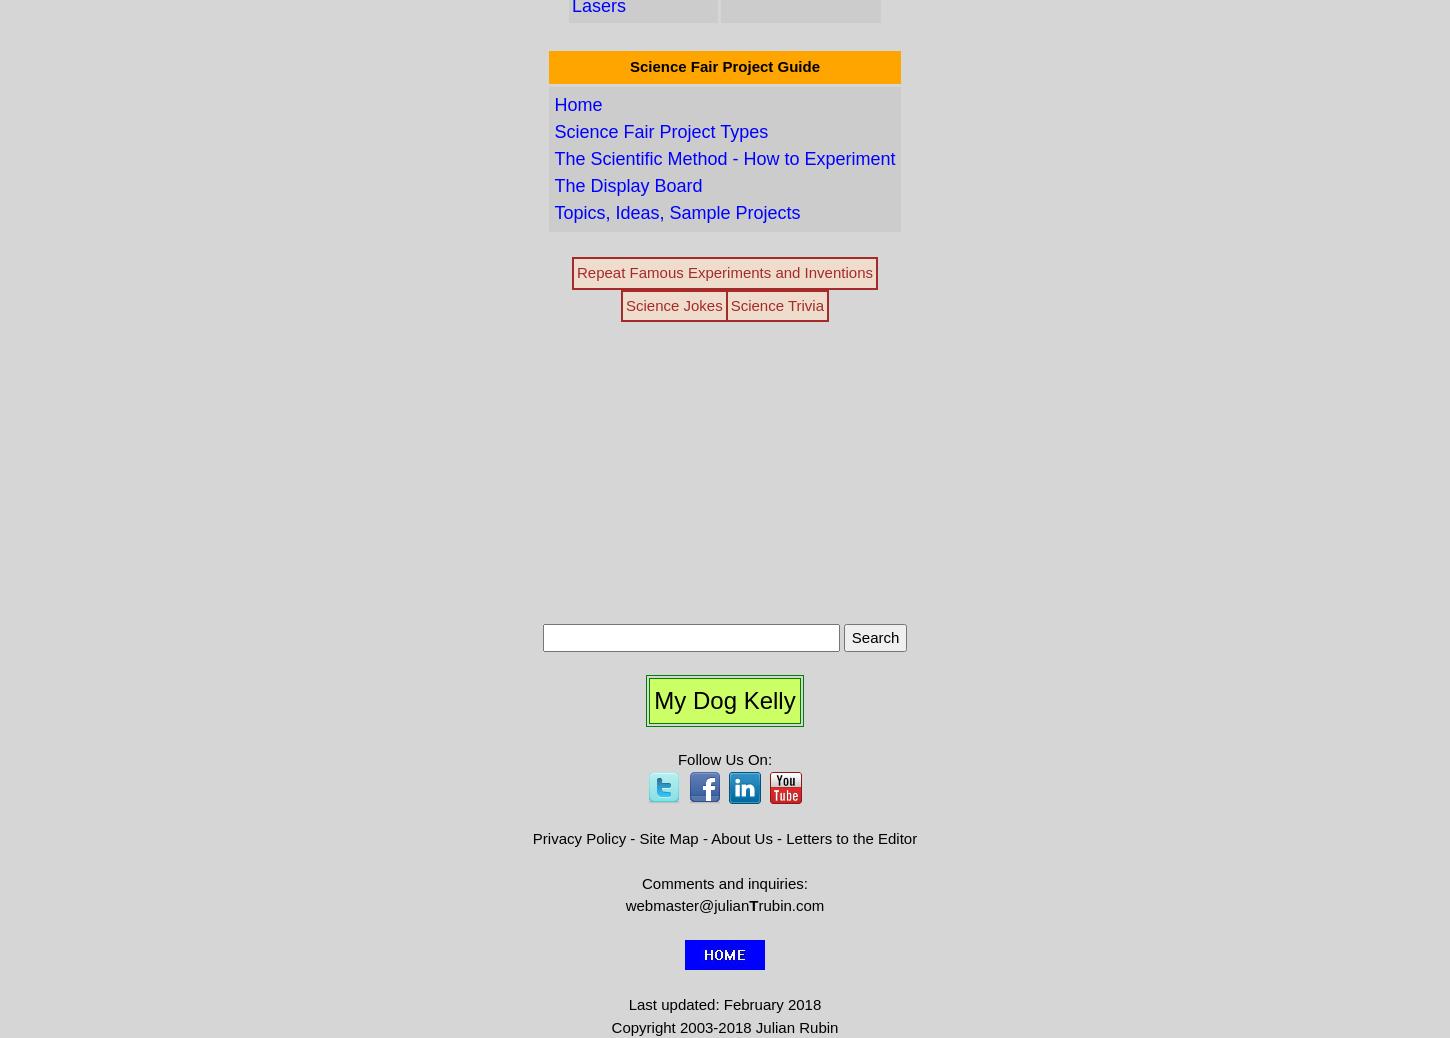 The width and height of the screenshot is (1450, 1038). What do you see at coordinates (723, 758) in the screenshot?
I see `'Follow Us On:'` at bounding box center [723, 758].